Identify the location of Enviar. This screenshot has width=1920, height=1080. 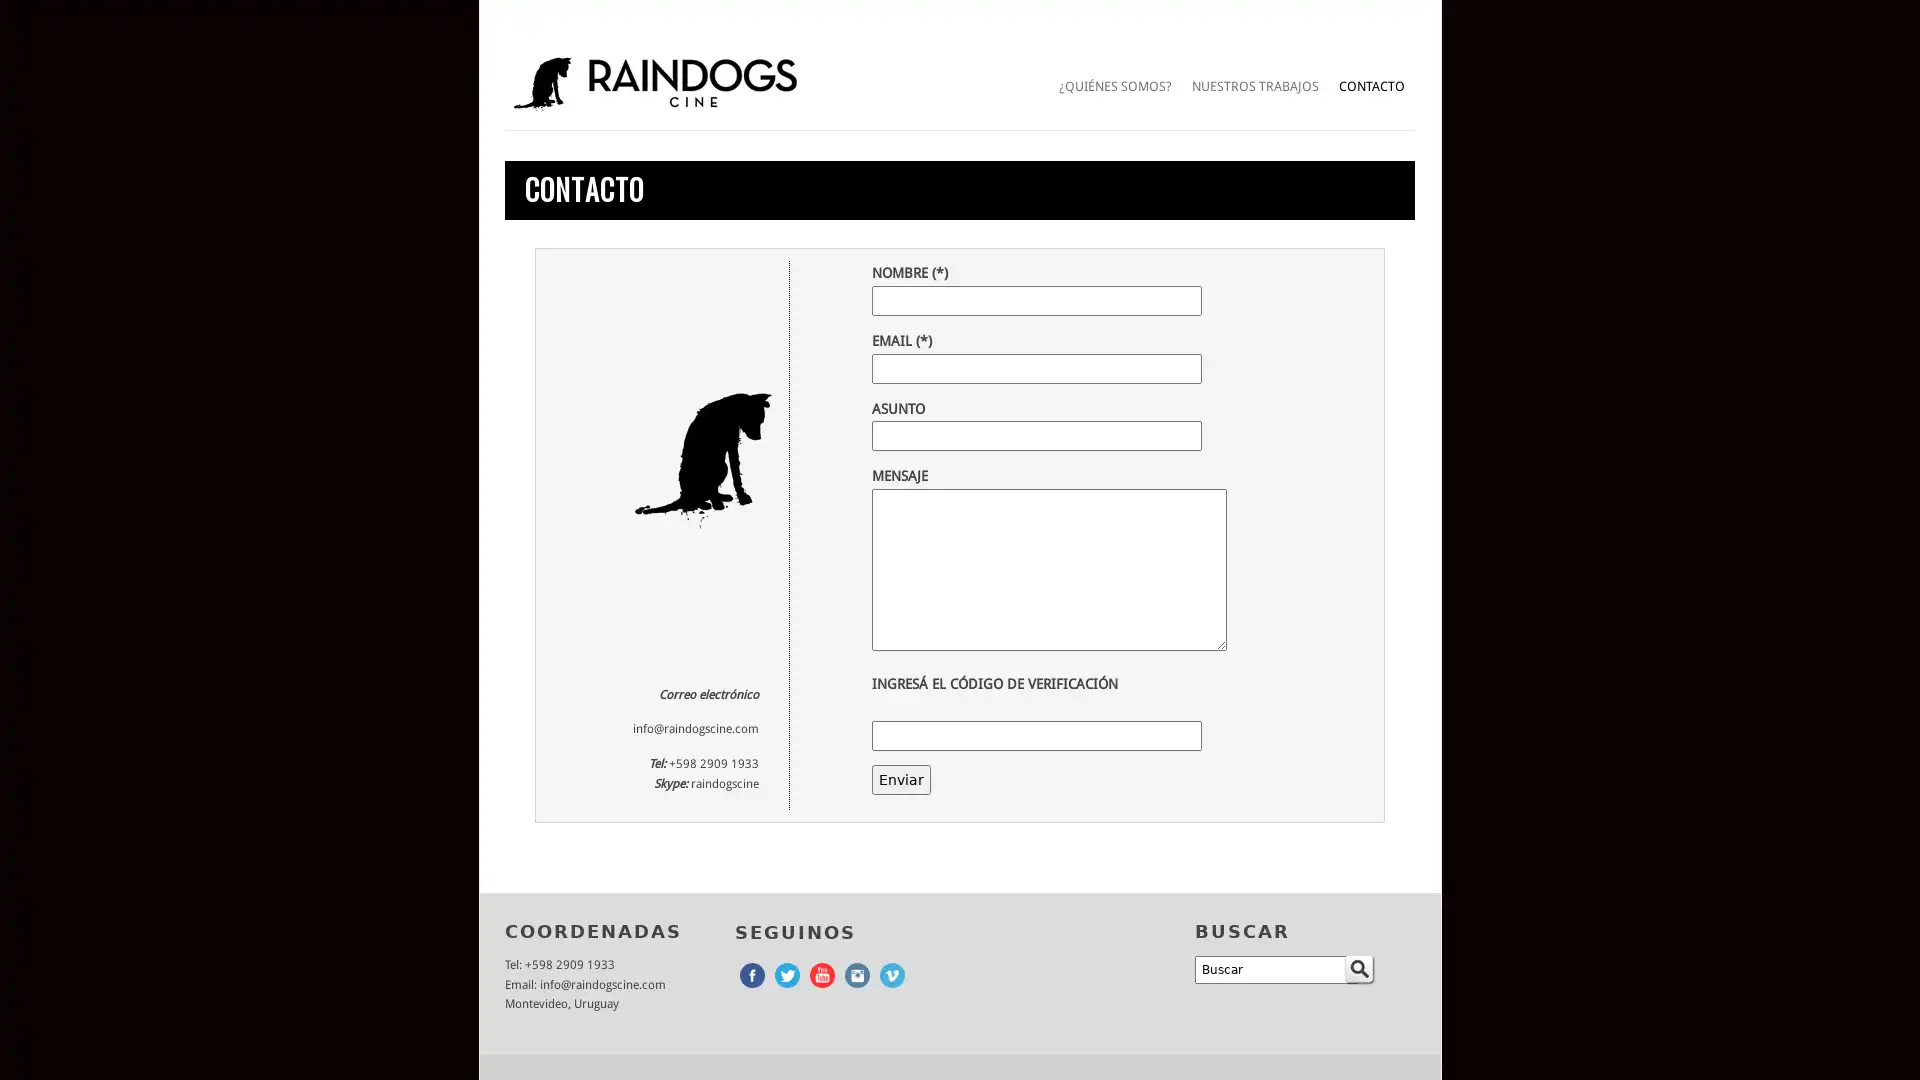
(899, 778).